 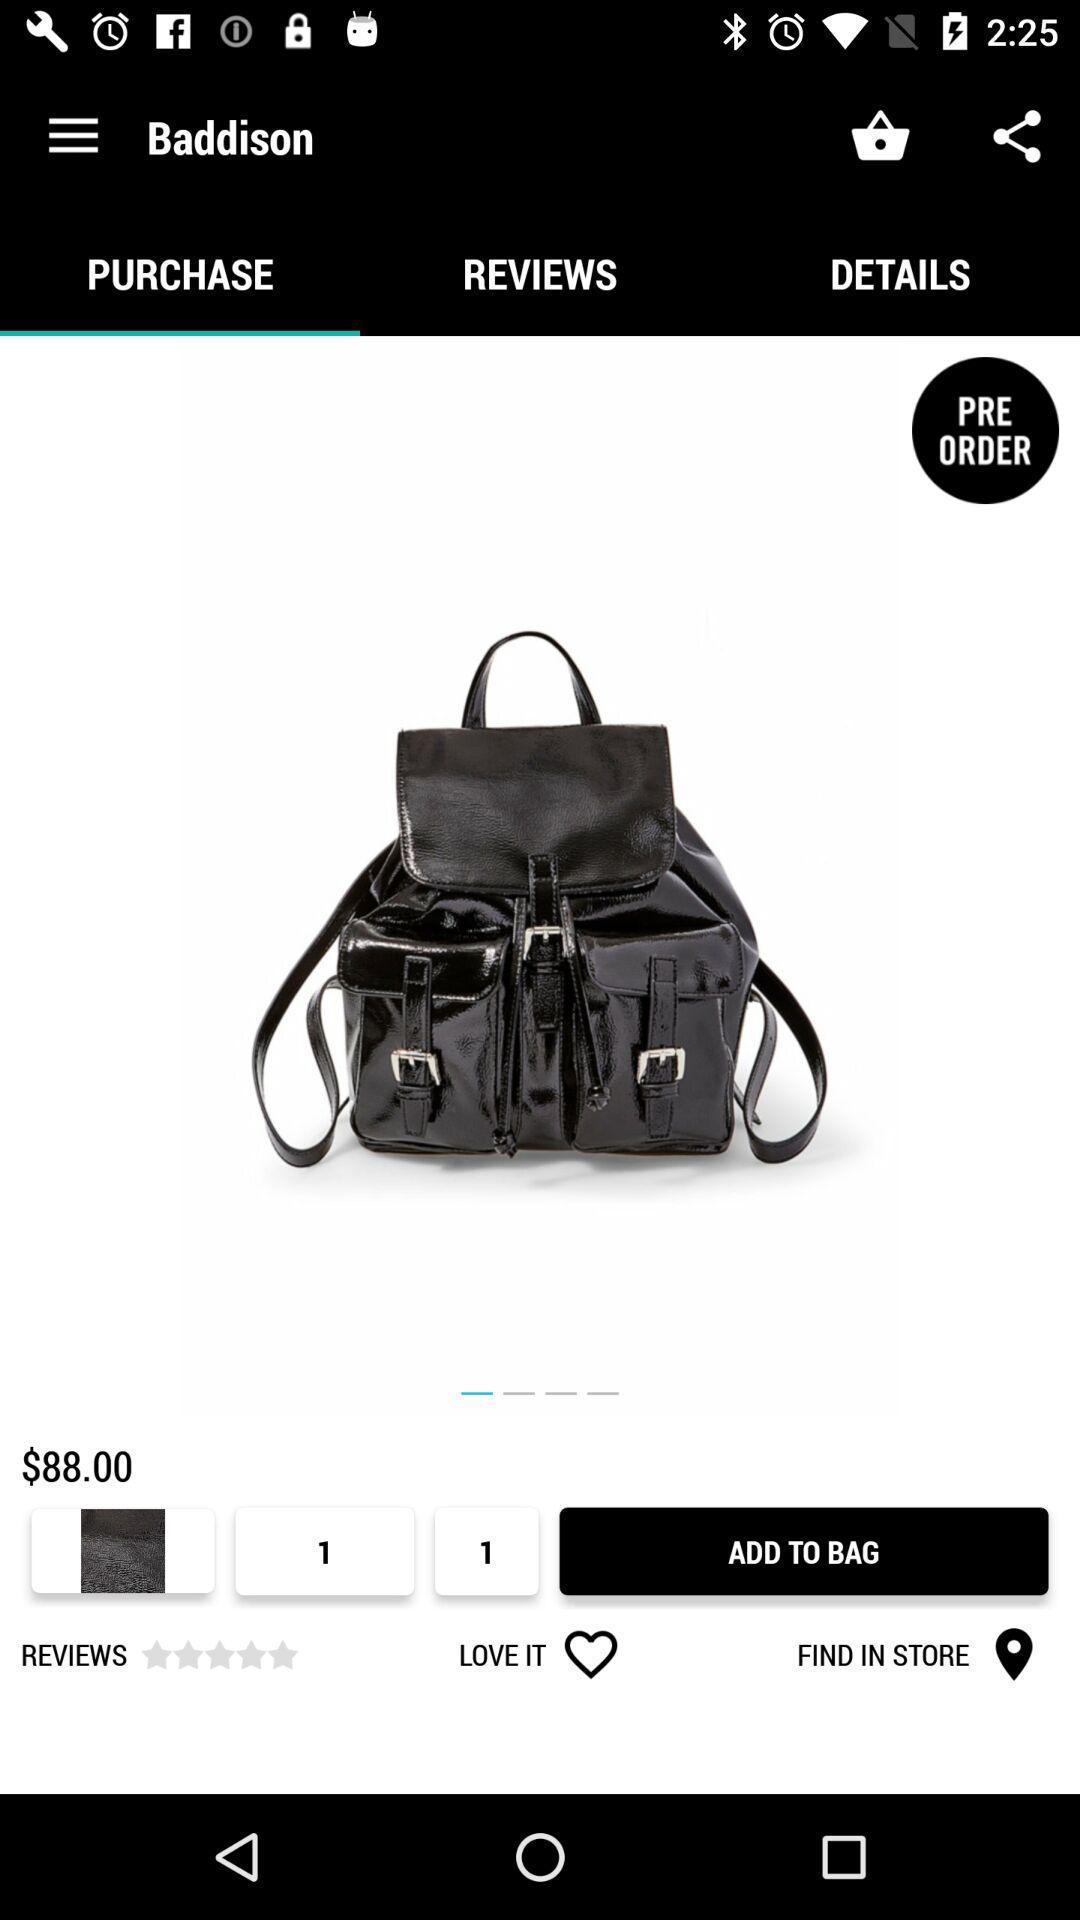 What do you see at coordinates (540, 876) in the screenshot?
I see `icon below the purchase` at bounding box center [540, 876].